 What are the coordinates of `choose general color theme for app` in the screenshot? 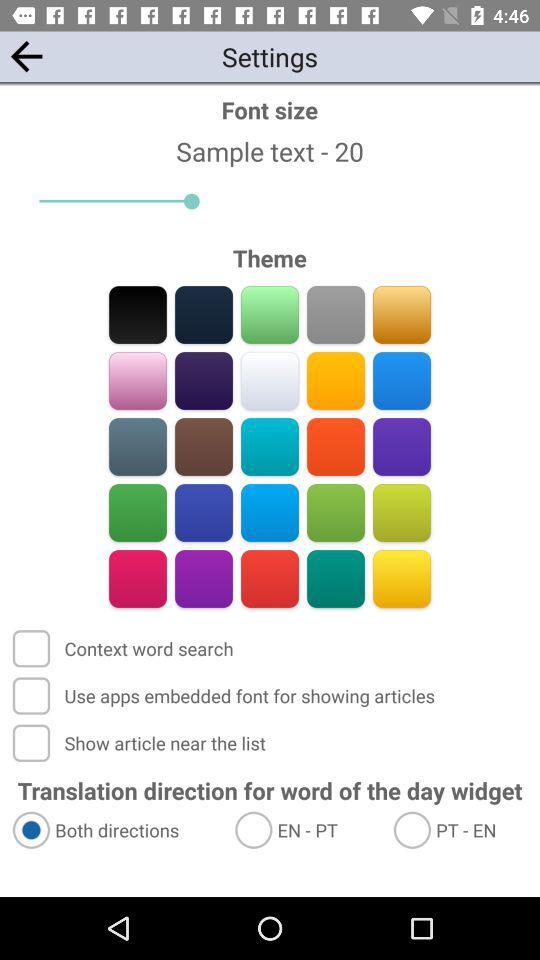 It's located at (401, 380).